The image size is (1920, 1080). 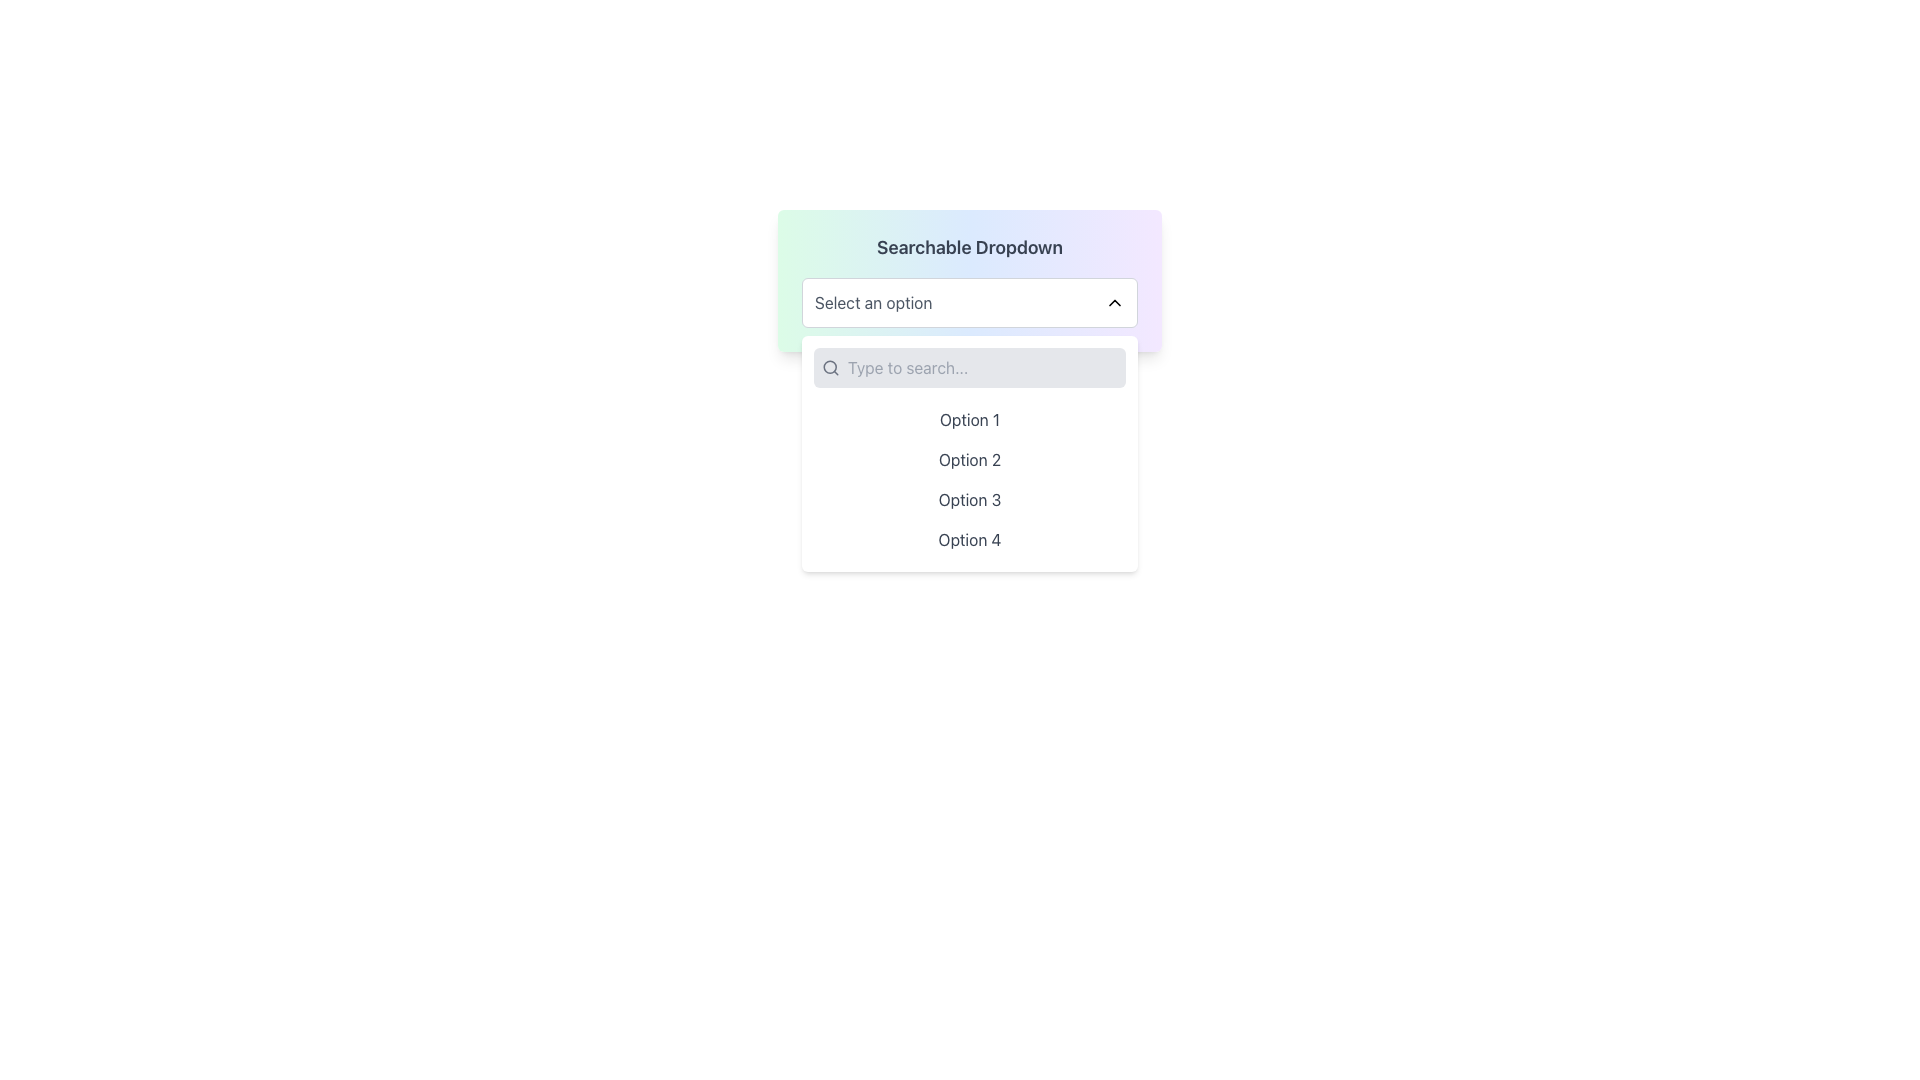 What do you see at coordinates (969, 540) in the screenshot?
I see `the 'Option 4' text-based option in the dropdown menu` at bounding box center [969, 540].